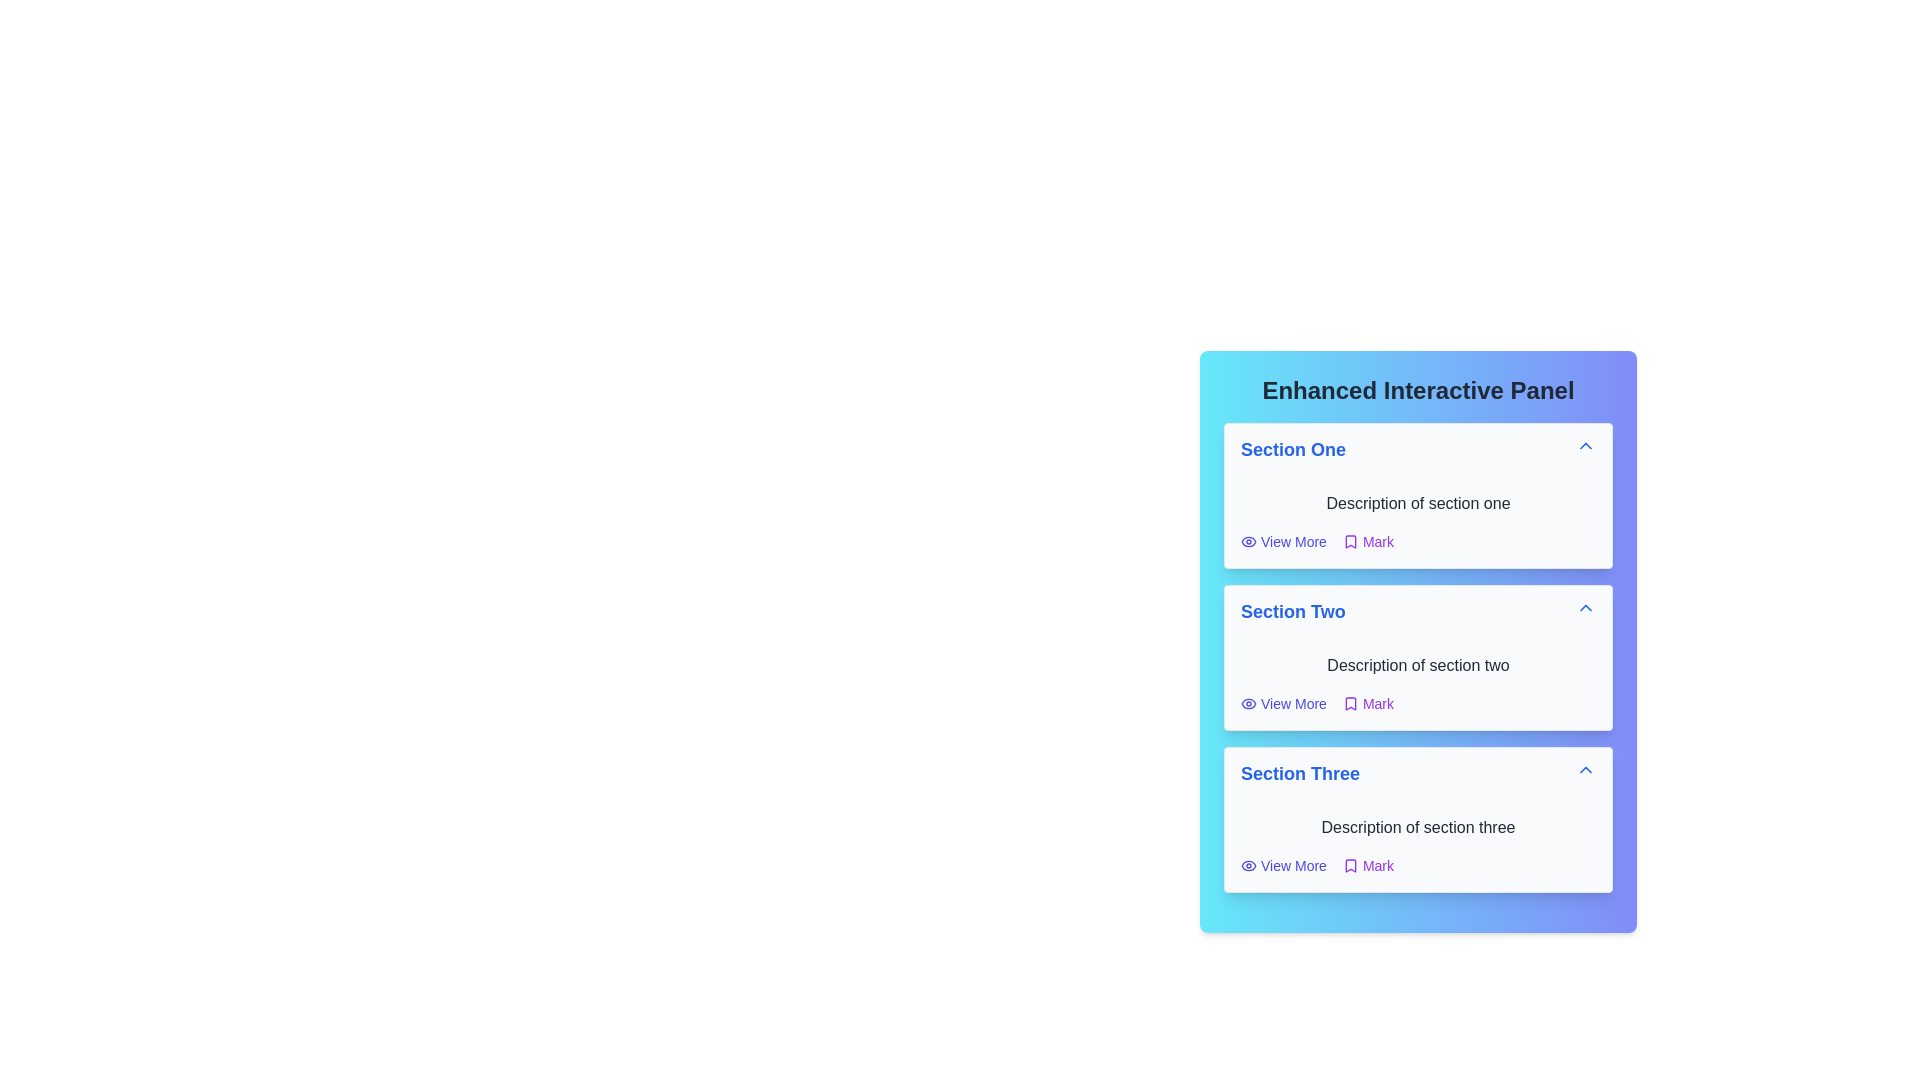  I want to click on the purple bookmark icon located to the left of the 'Mark' text label to mark this section, so click(1350, 703).